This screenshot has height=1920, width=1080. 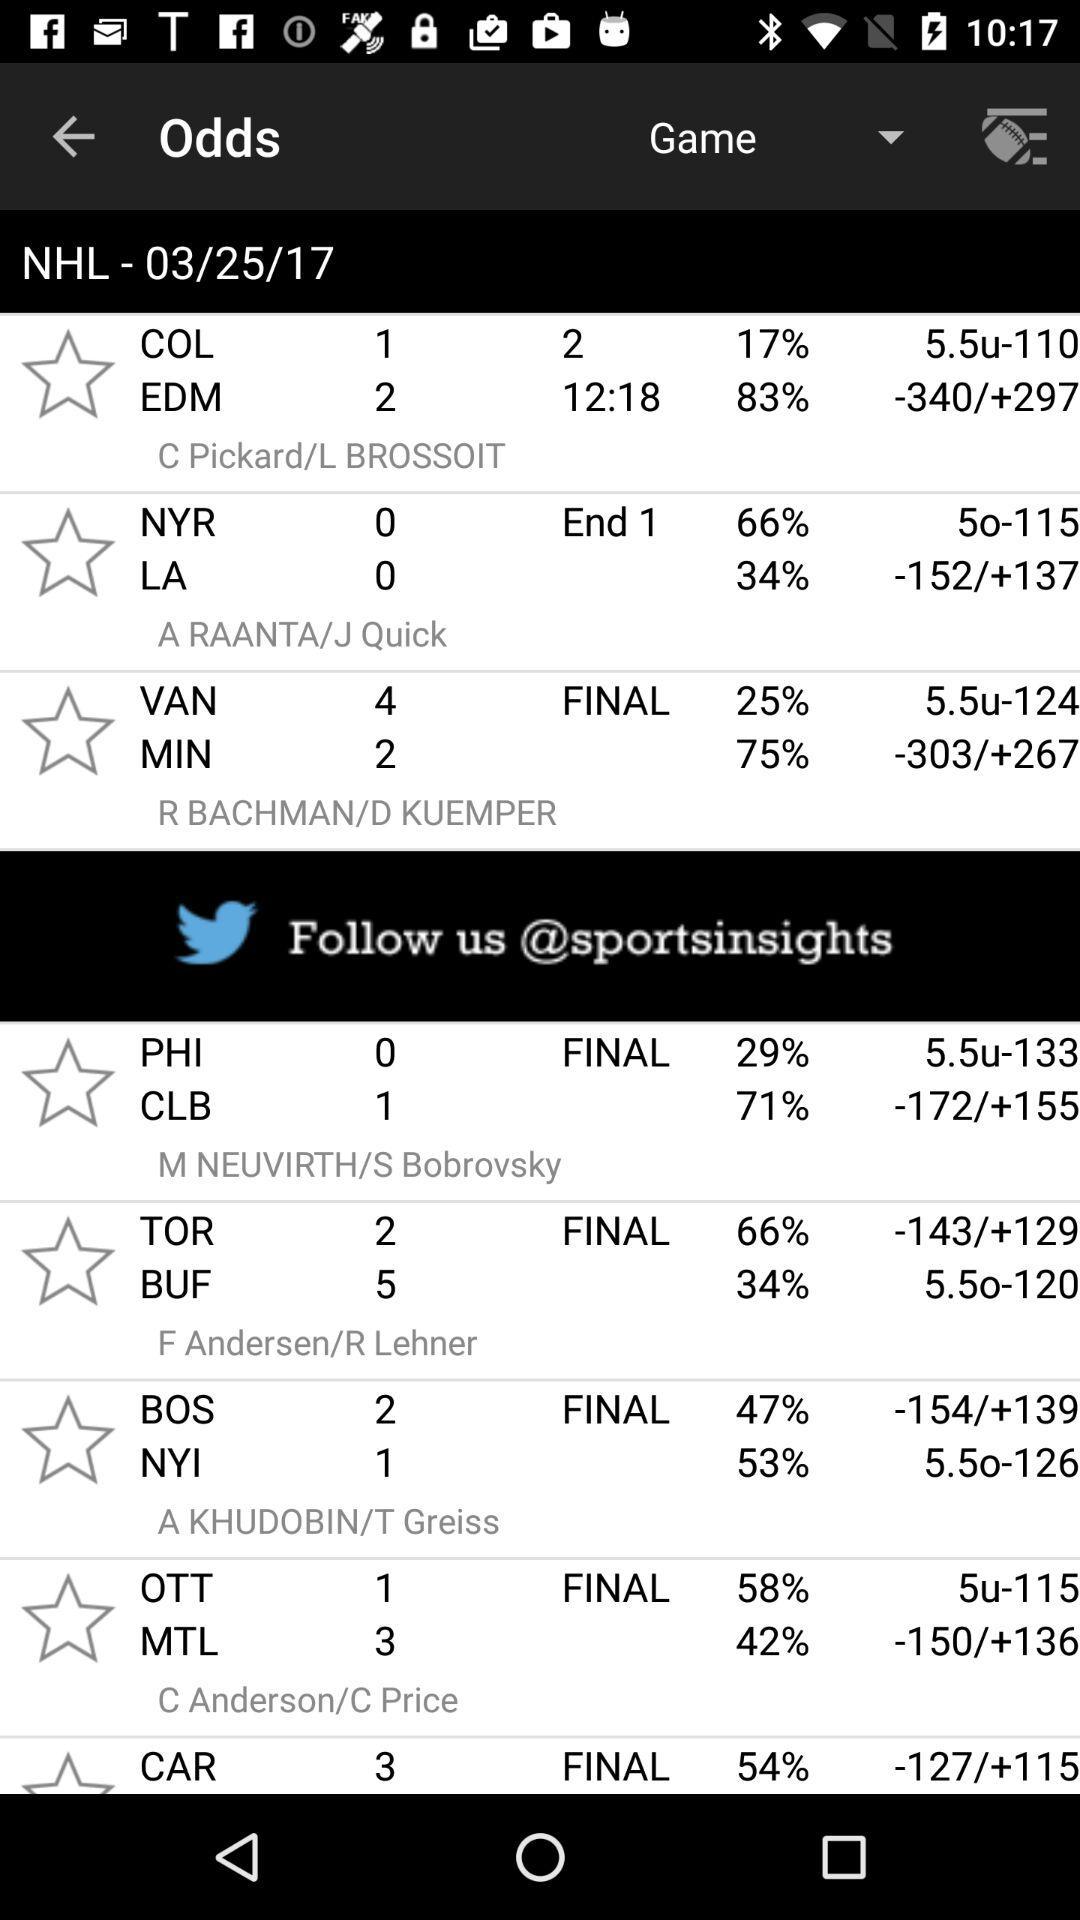 I want to click on rating, so click(x=67, y=373).